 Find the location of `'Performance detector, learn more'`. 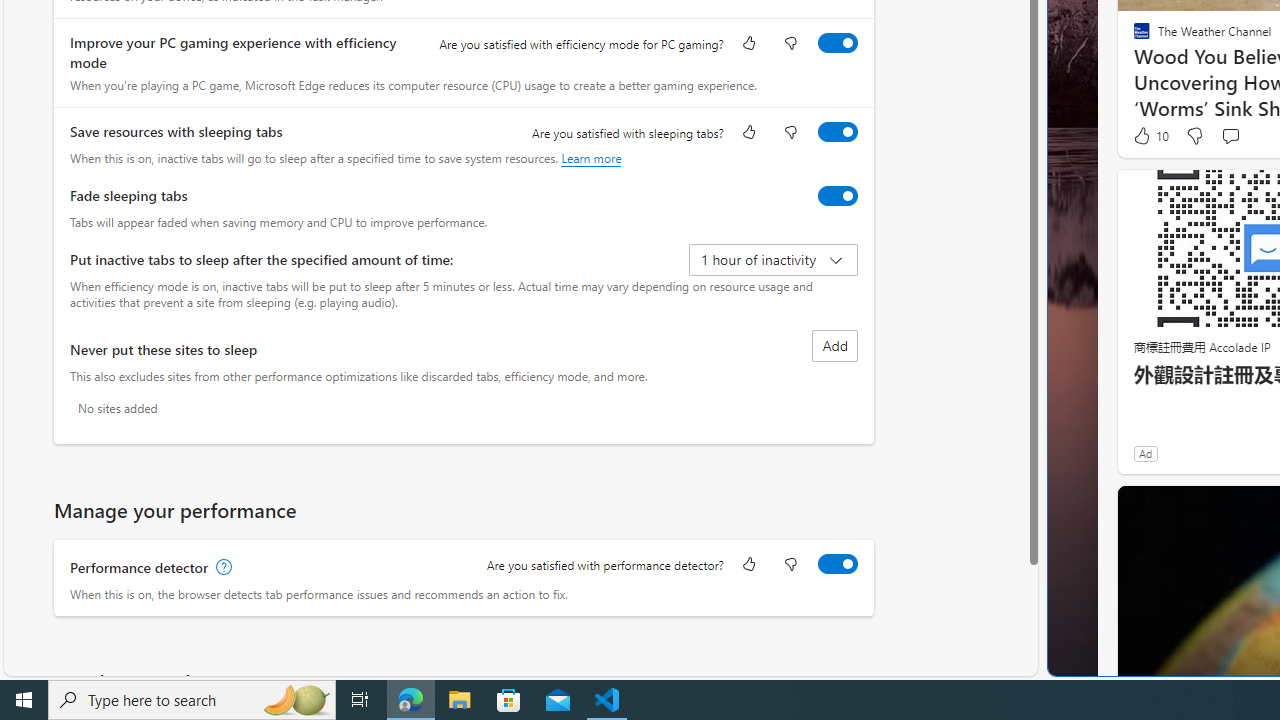

'Performance detector, learn more' is located at coordinates (222, 567).